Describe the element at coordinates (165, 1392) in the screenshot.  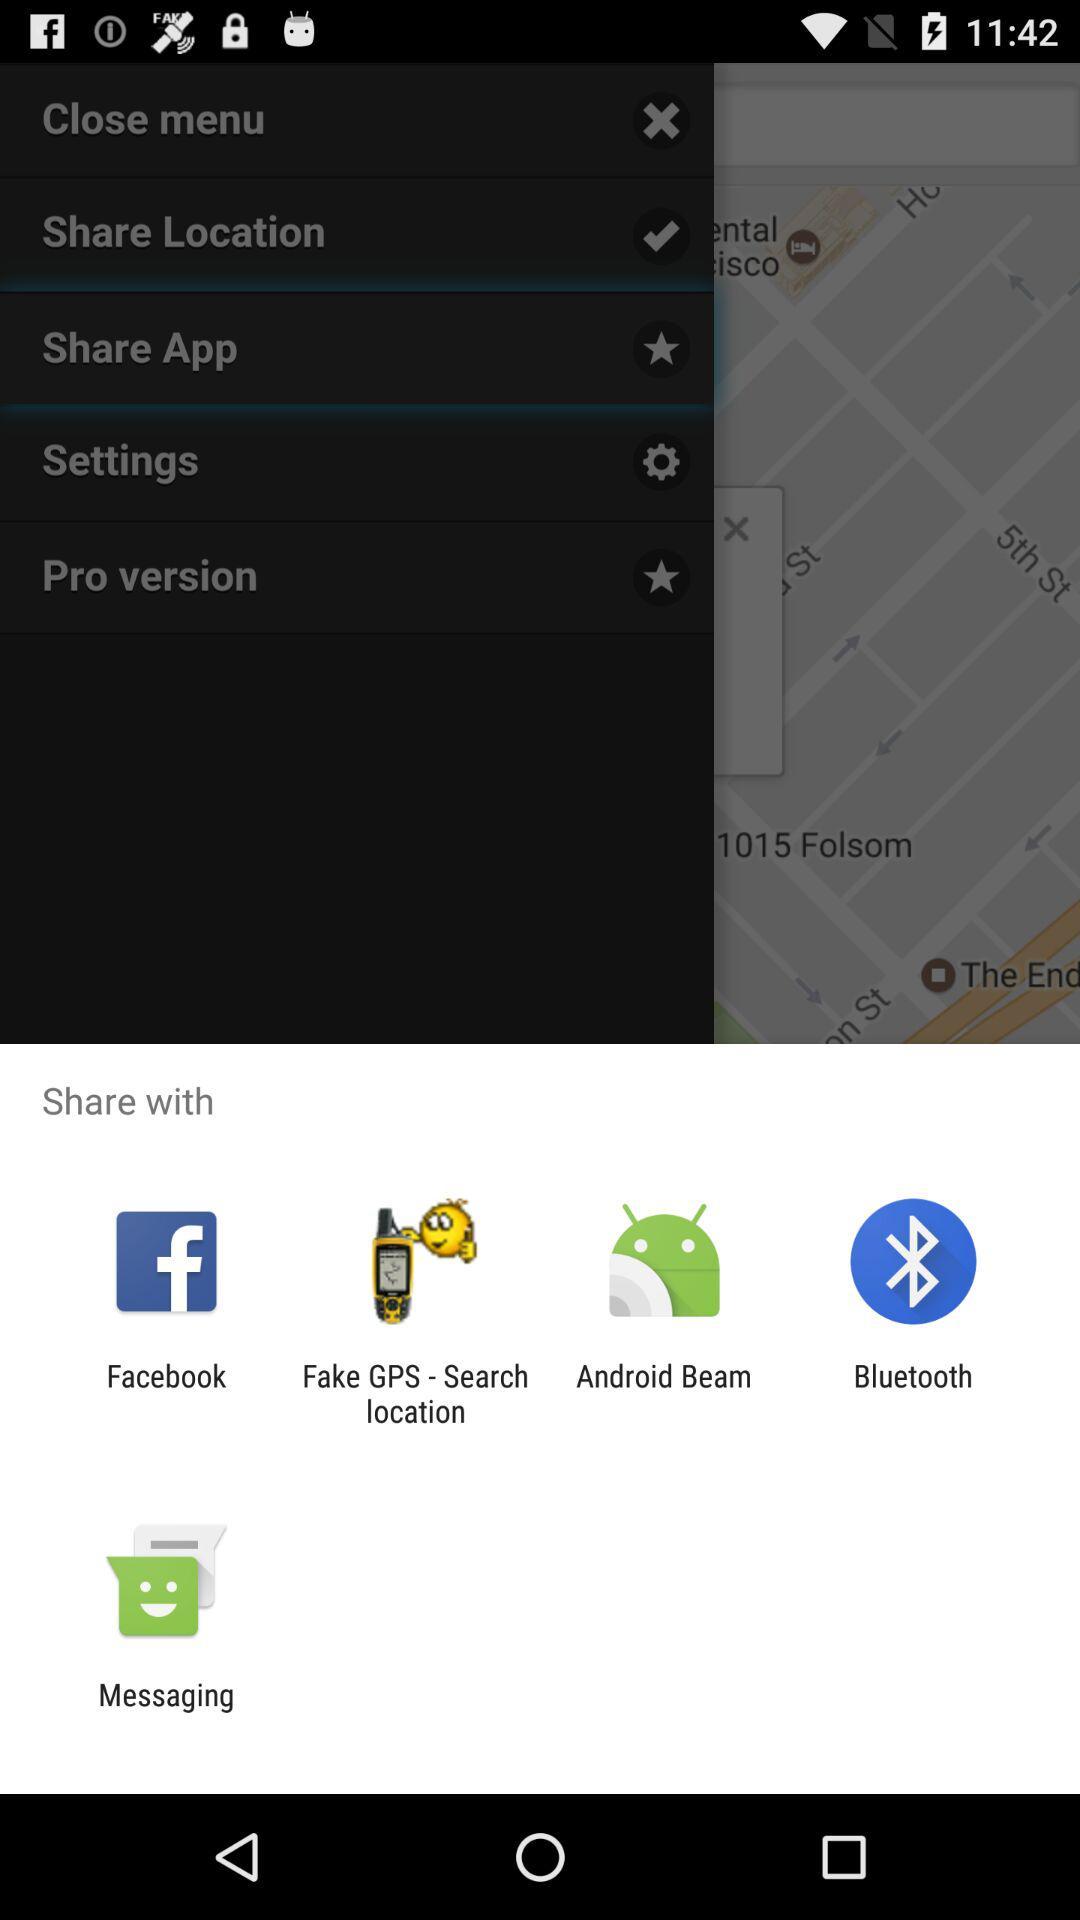
I see `the item next to the fake gps search item` at that location.